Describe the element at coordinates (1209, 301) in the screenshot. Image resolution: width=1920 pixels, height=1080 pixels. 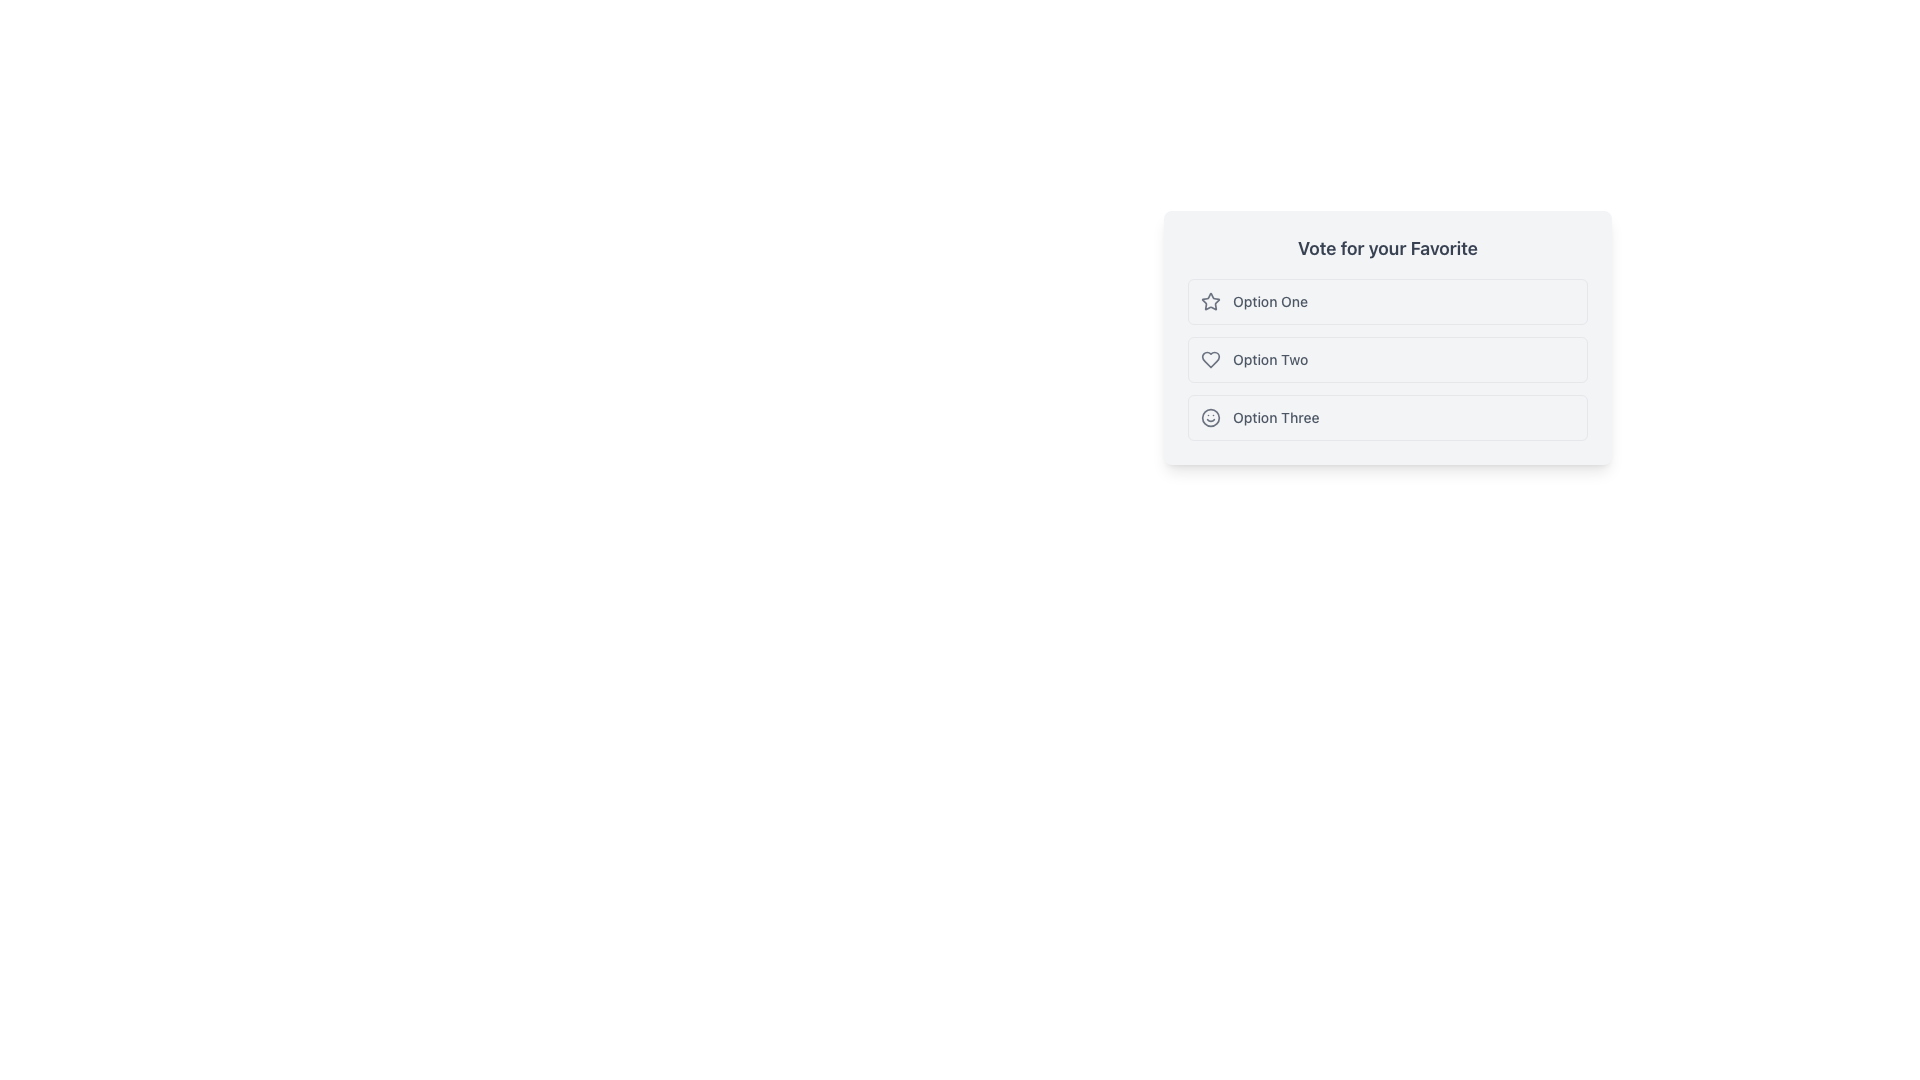
I see `the star-shaped icon with a hollow outline located to the left of the text label 'Option One'` at that location.